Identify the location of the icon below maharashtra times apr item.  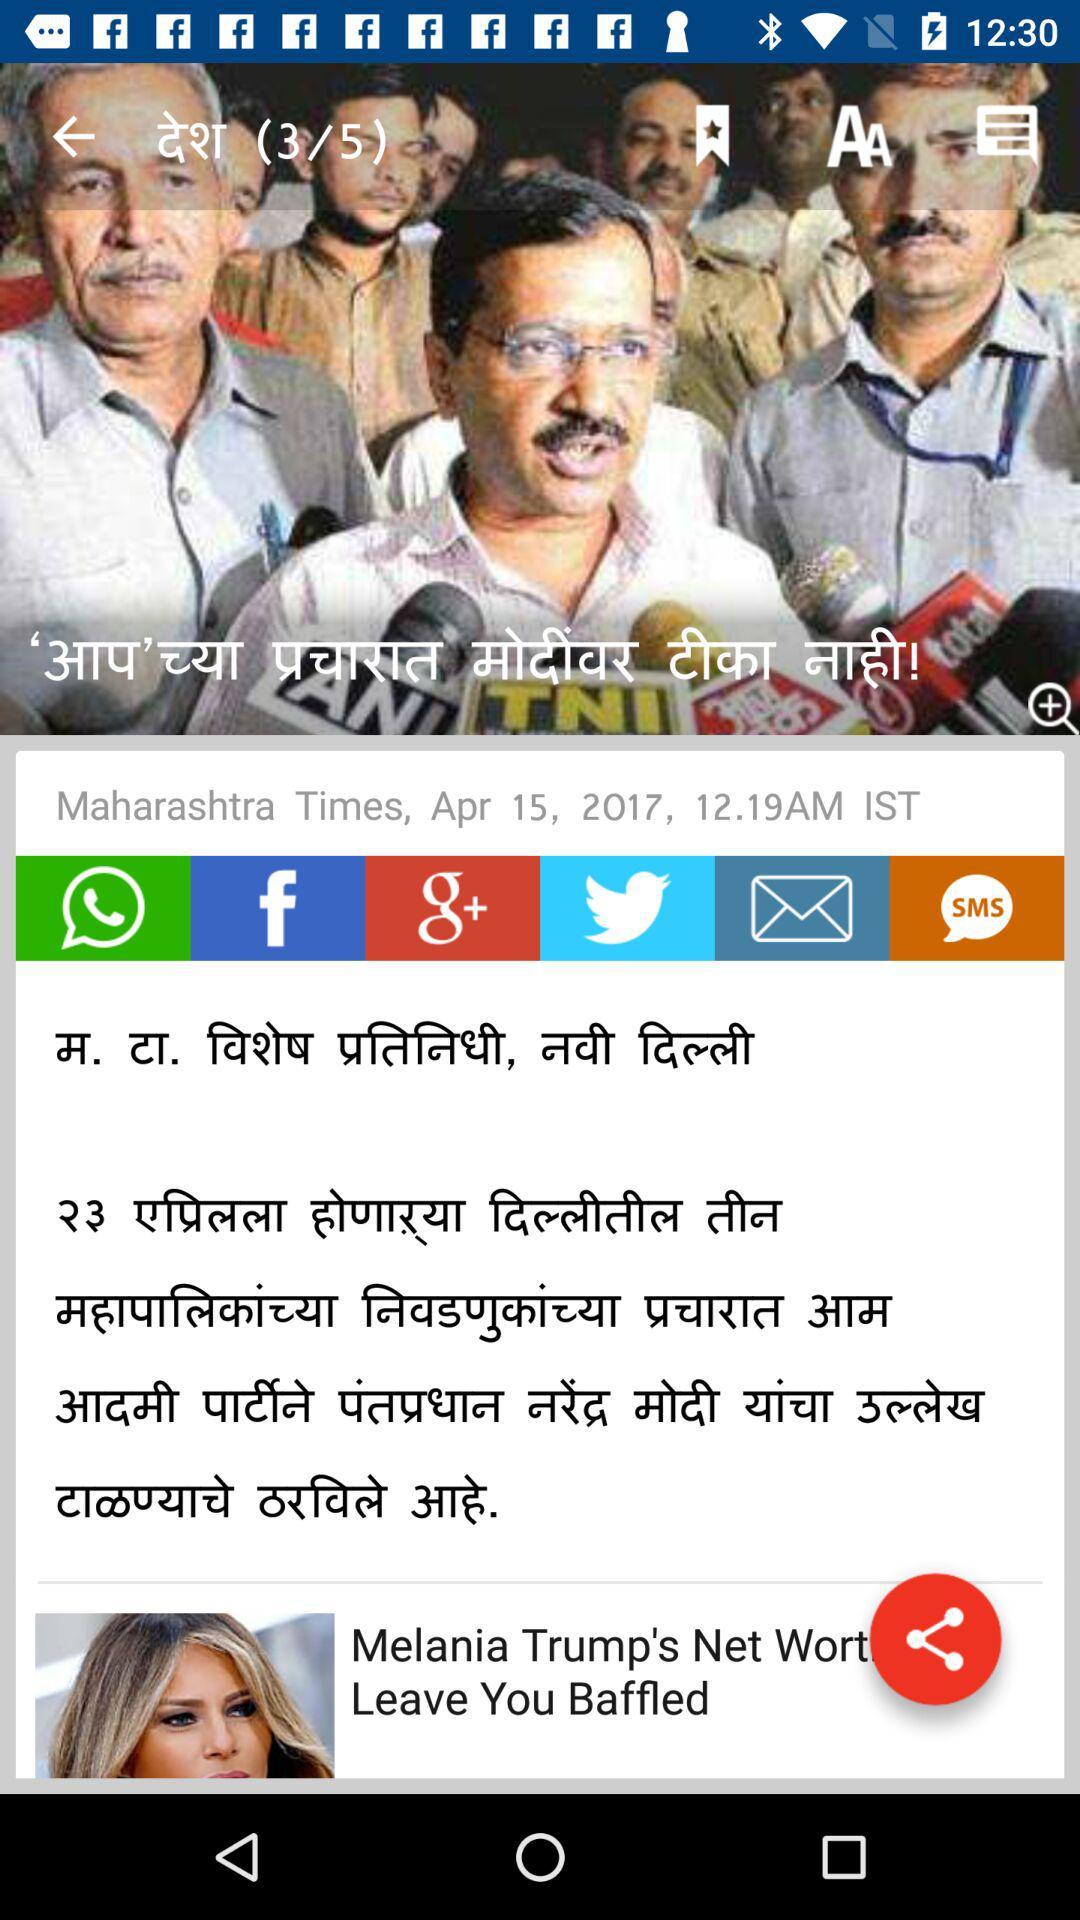
(801, 907).